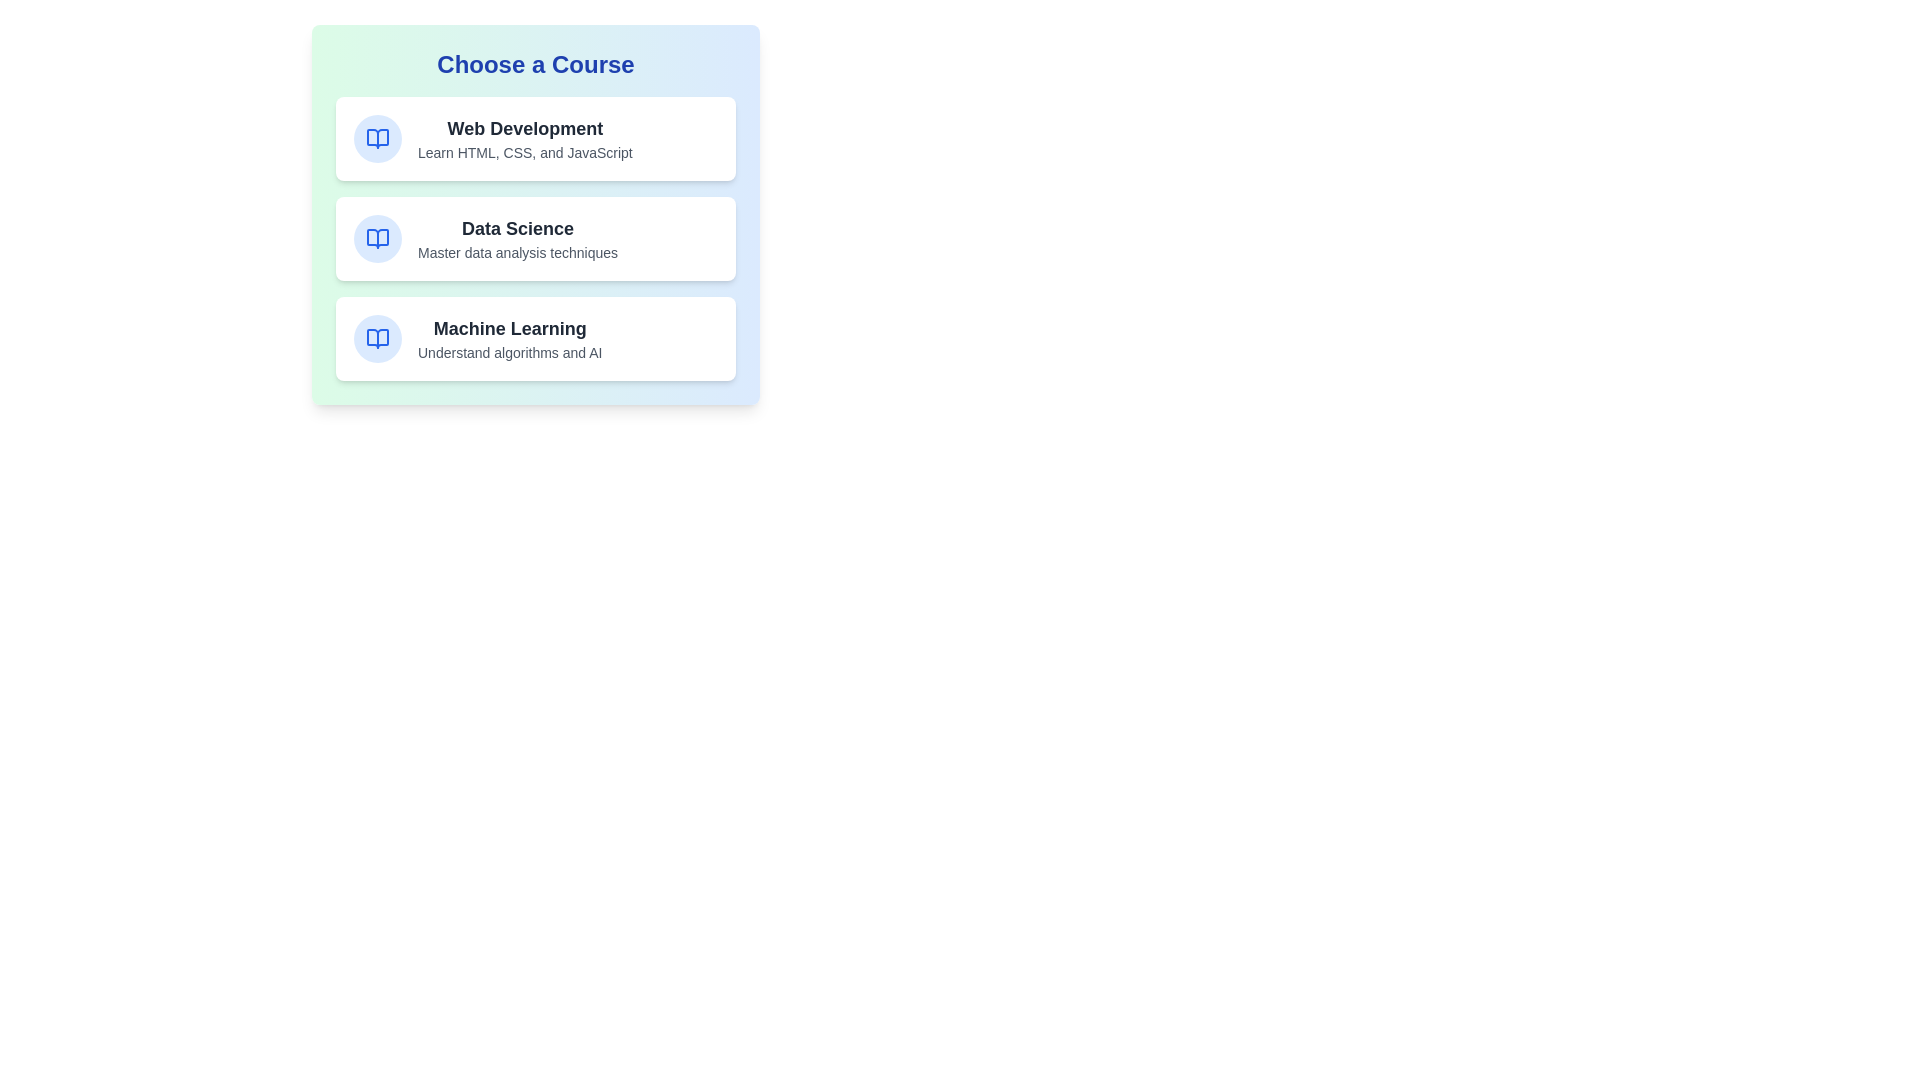 The height and width of the screenshot is (1080, 1920). What do you see at coordinates (536, 215) in the screenshot?
I see `the 'Data Science' course card, which is the second item in a vertical list of three course options` at bounding box center [536, 215].